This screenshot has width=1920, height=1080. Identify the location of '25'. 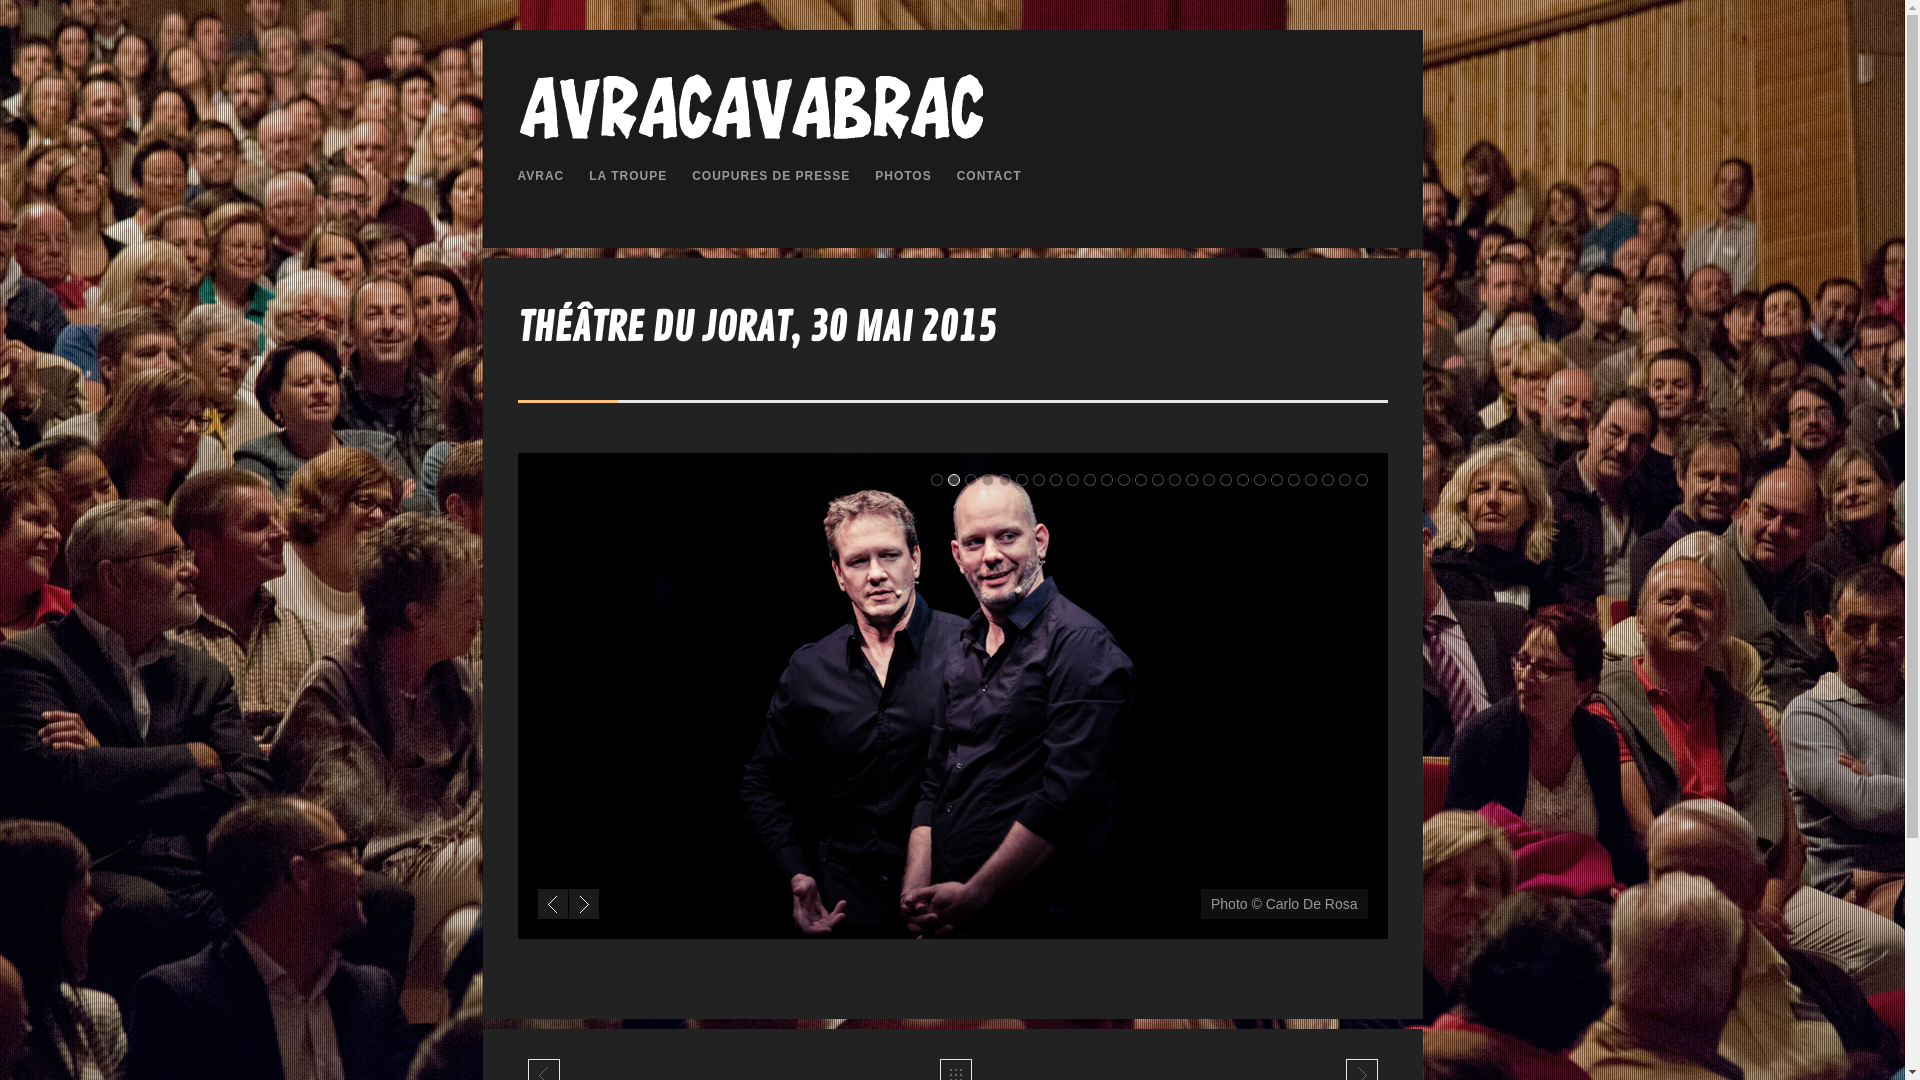
(1344, 479).